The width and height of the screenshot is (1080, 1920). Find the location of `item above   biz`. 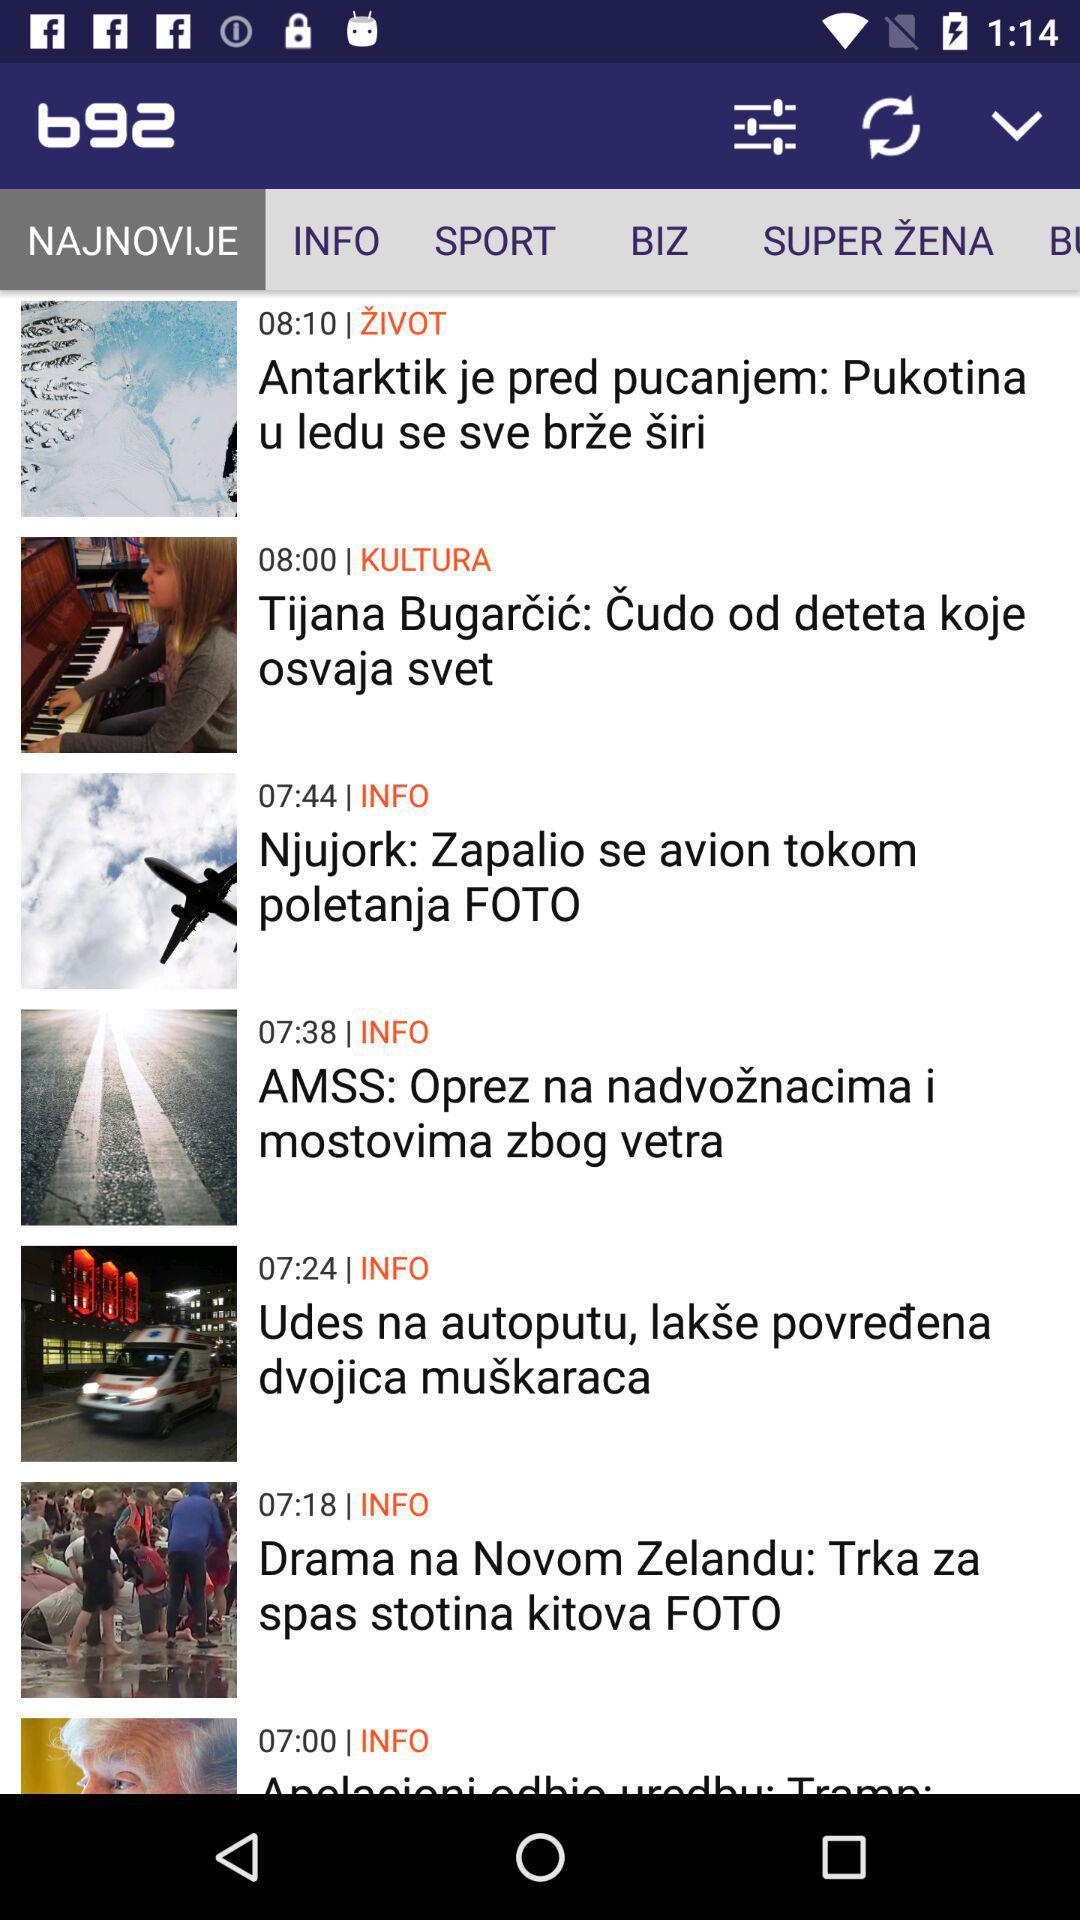

item above   biz is located at coordinates (764, 124).